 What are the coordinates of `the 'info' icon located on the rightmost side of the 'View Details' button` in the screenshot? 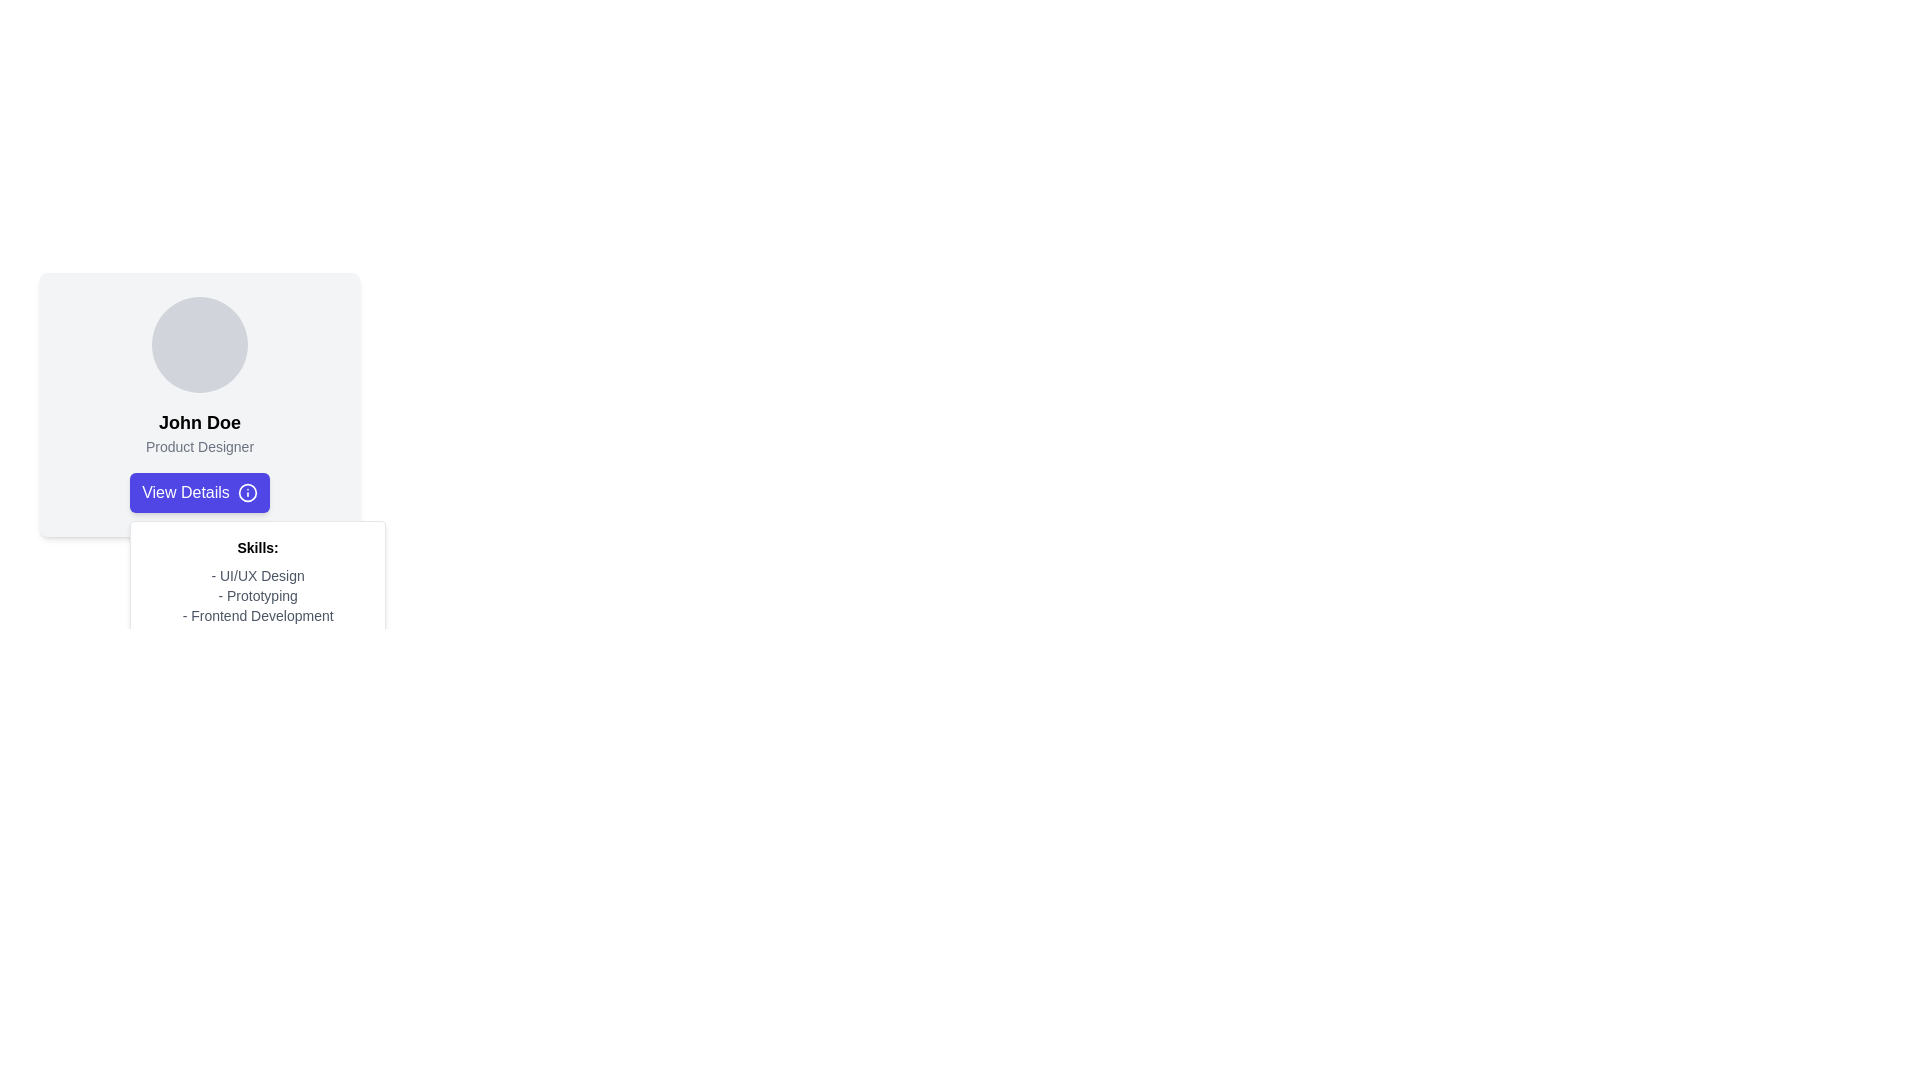 It's located at (246, 493).